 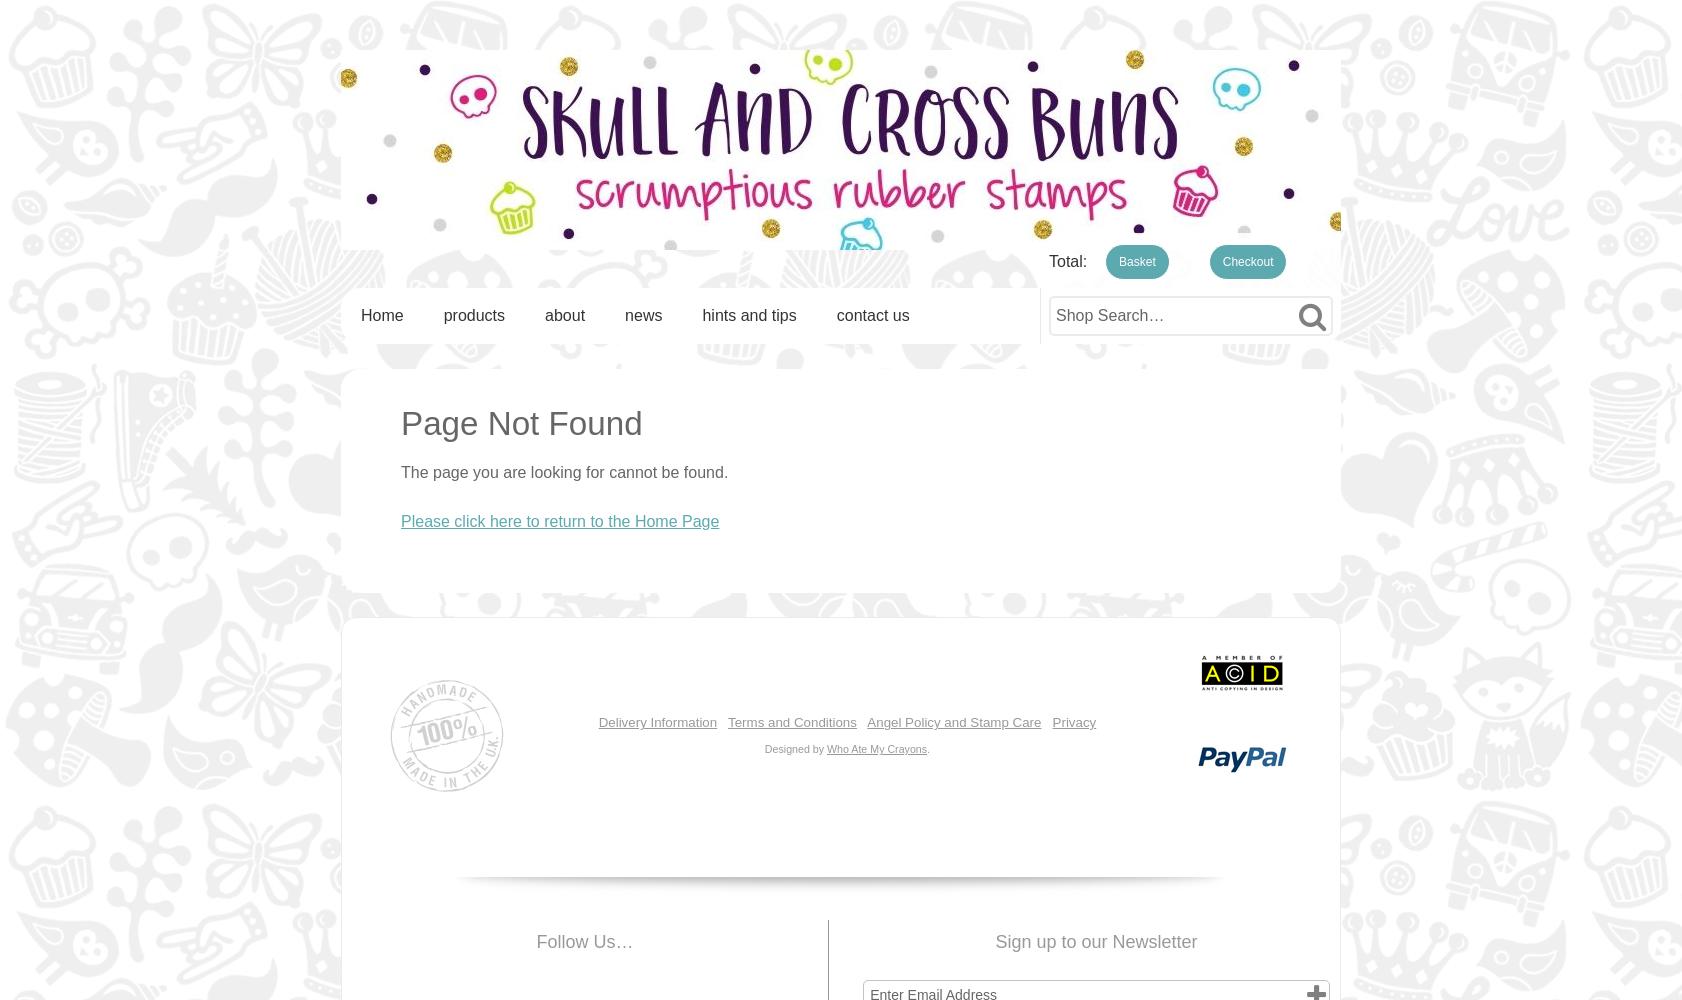 What do you see at coordinates (1072, 721) in the screenshot?
I see `'Privacy'` at bounding box center [1072, 721].